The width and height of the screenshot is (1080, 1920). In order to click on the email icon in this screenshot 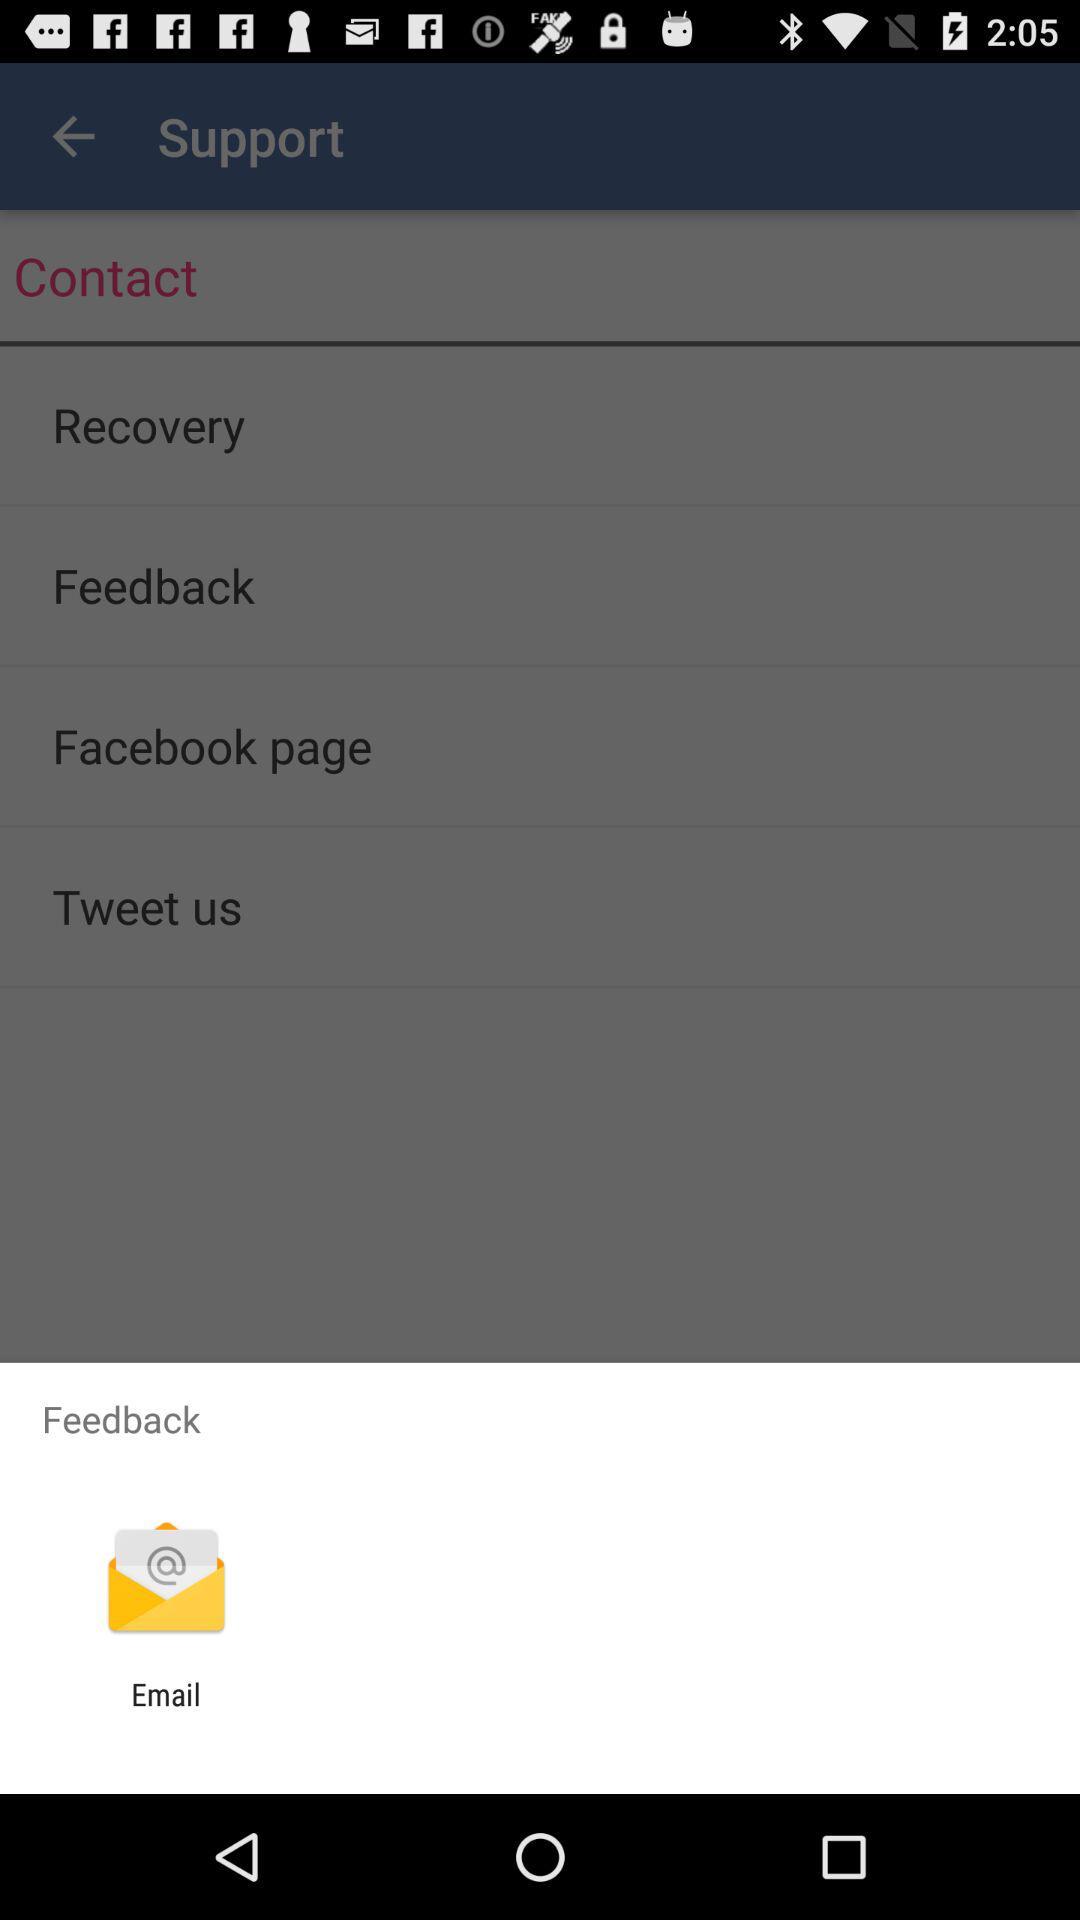, I will do `click(165, 1711)`.